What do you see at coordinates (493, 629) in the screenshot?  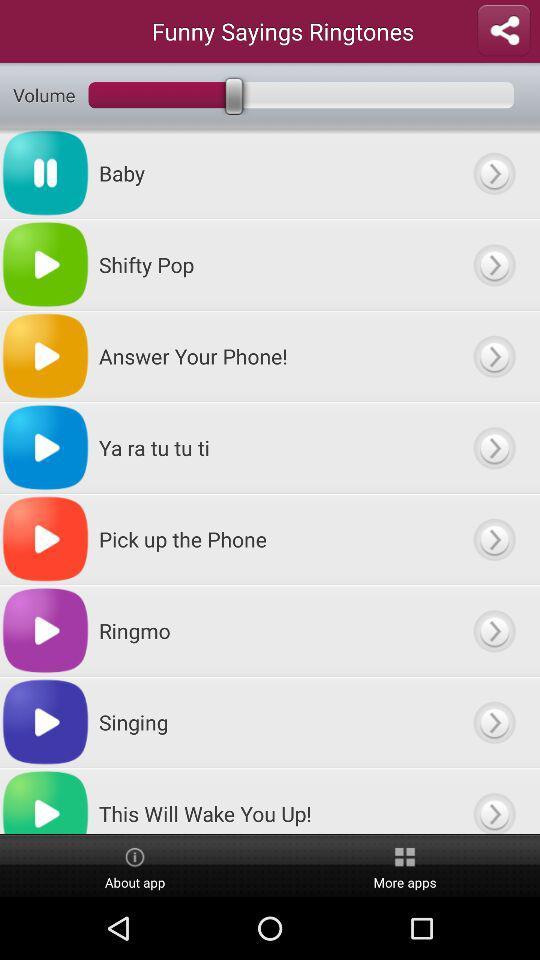 I see `ringmo` at bounding box center [493, 629].